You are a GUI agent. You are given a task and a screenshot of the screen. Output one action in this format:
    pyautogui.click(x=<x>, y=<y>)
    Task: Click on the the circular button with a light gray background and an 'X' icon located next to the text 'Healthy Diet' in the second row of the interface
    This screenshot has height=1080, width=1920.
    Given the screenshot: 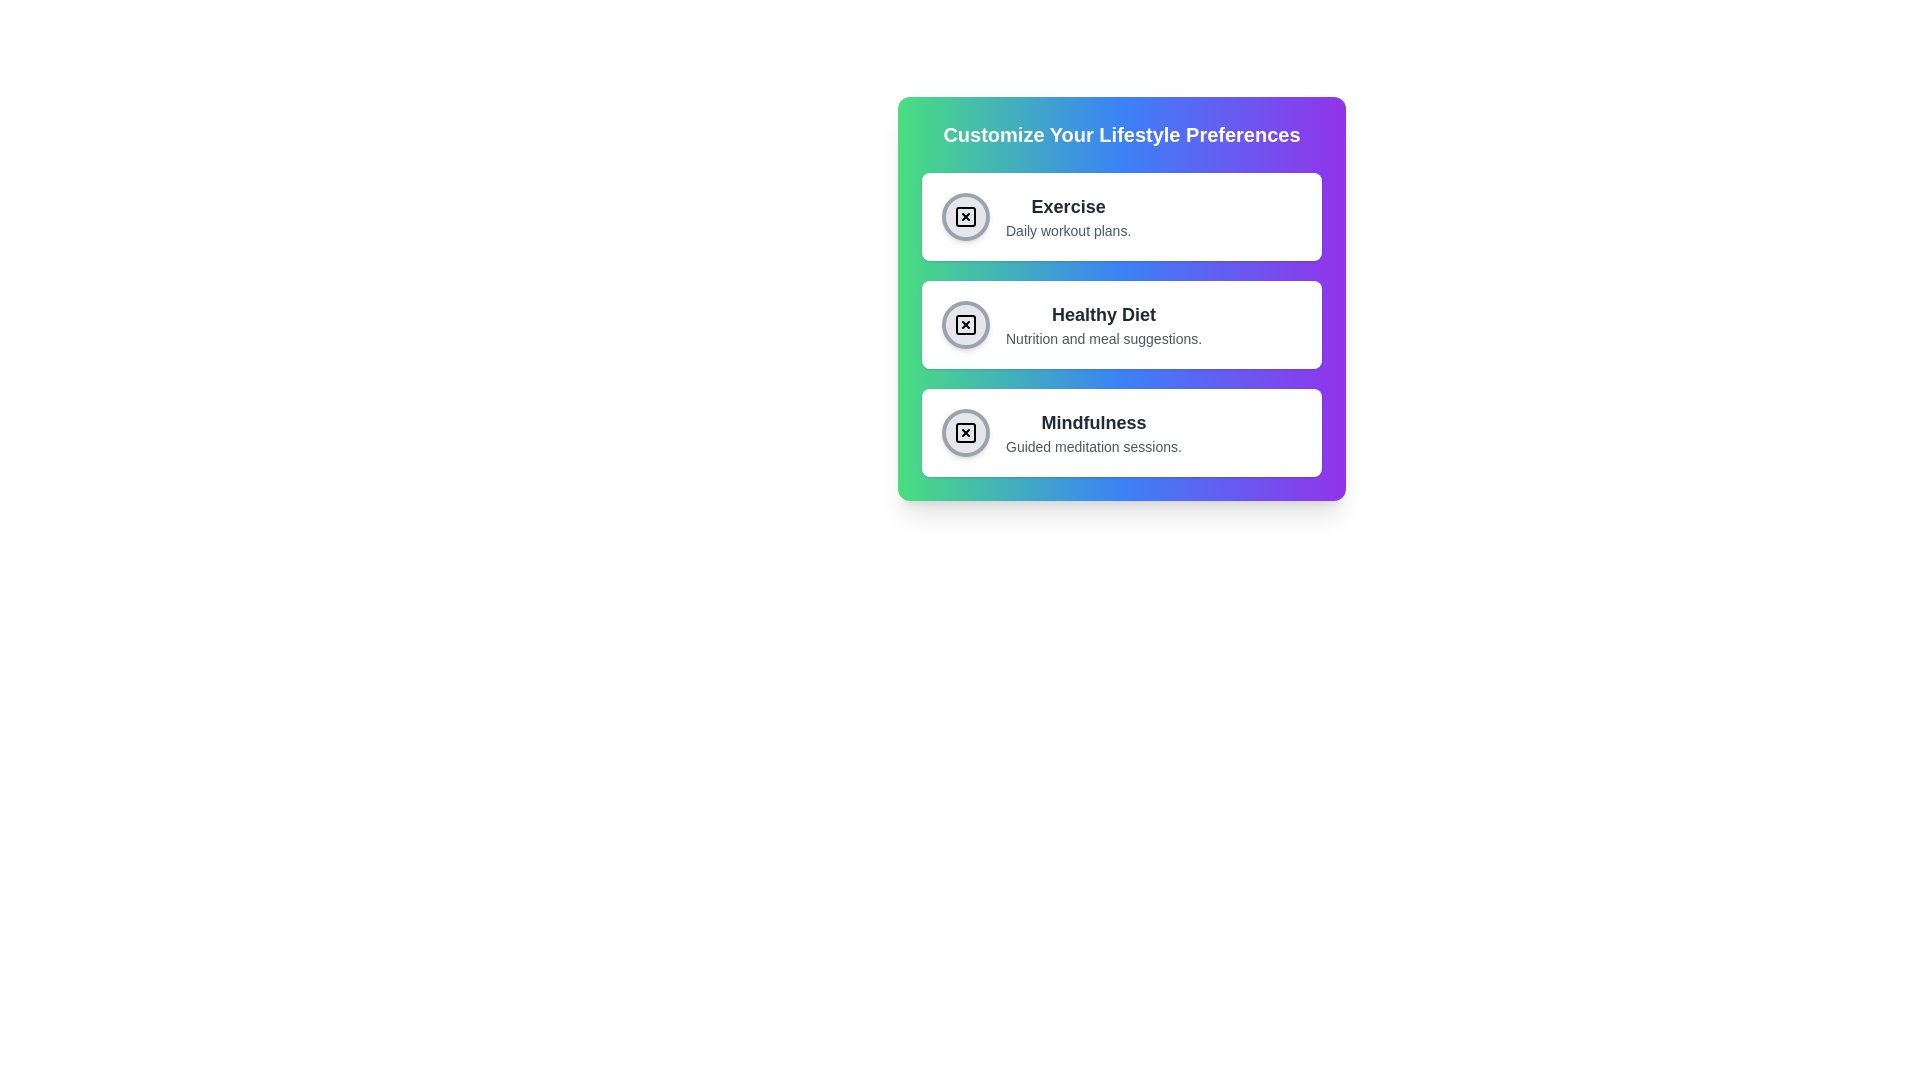 What is the action you would take?
    pyautogui.click(x=965, y=323)
    